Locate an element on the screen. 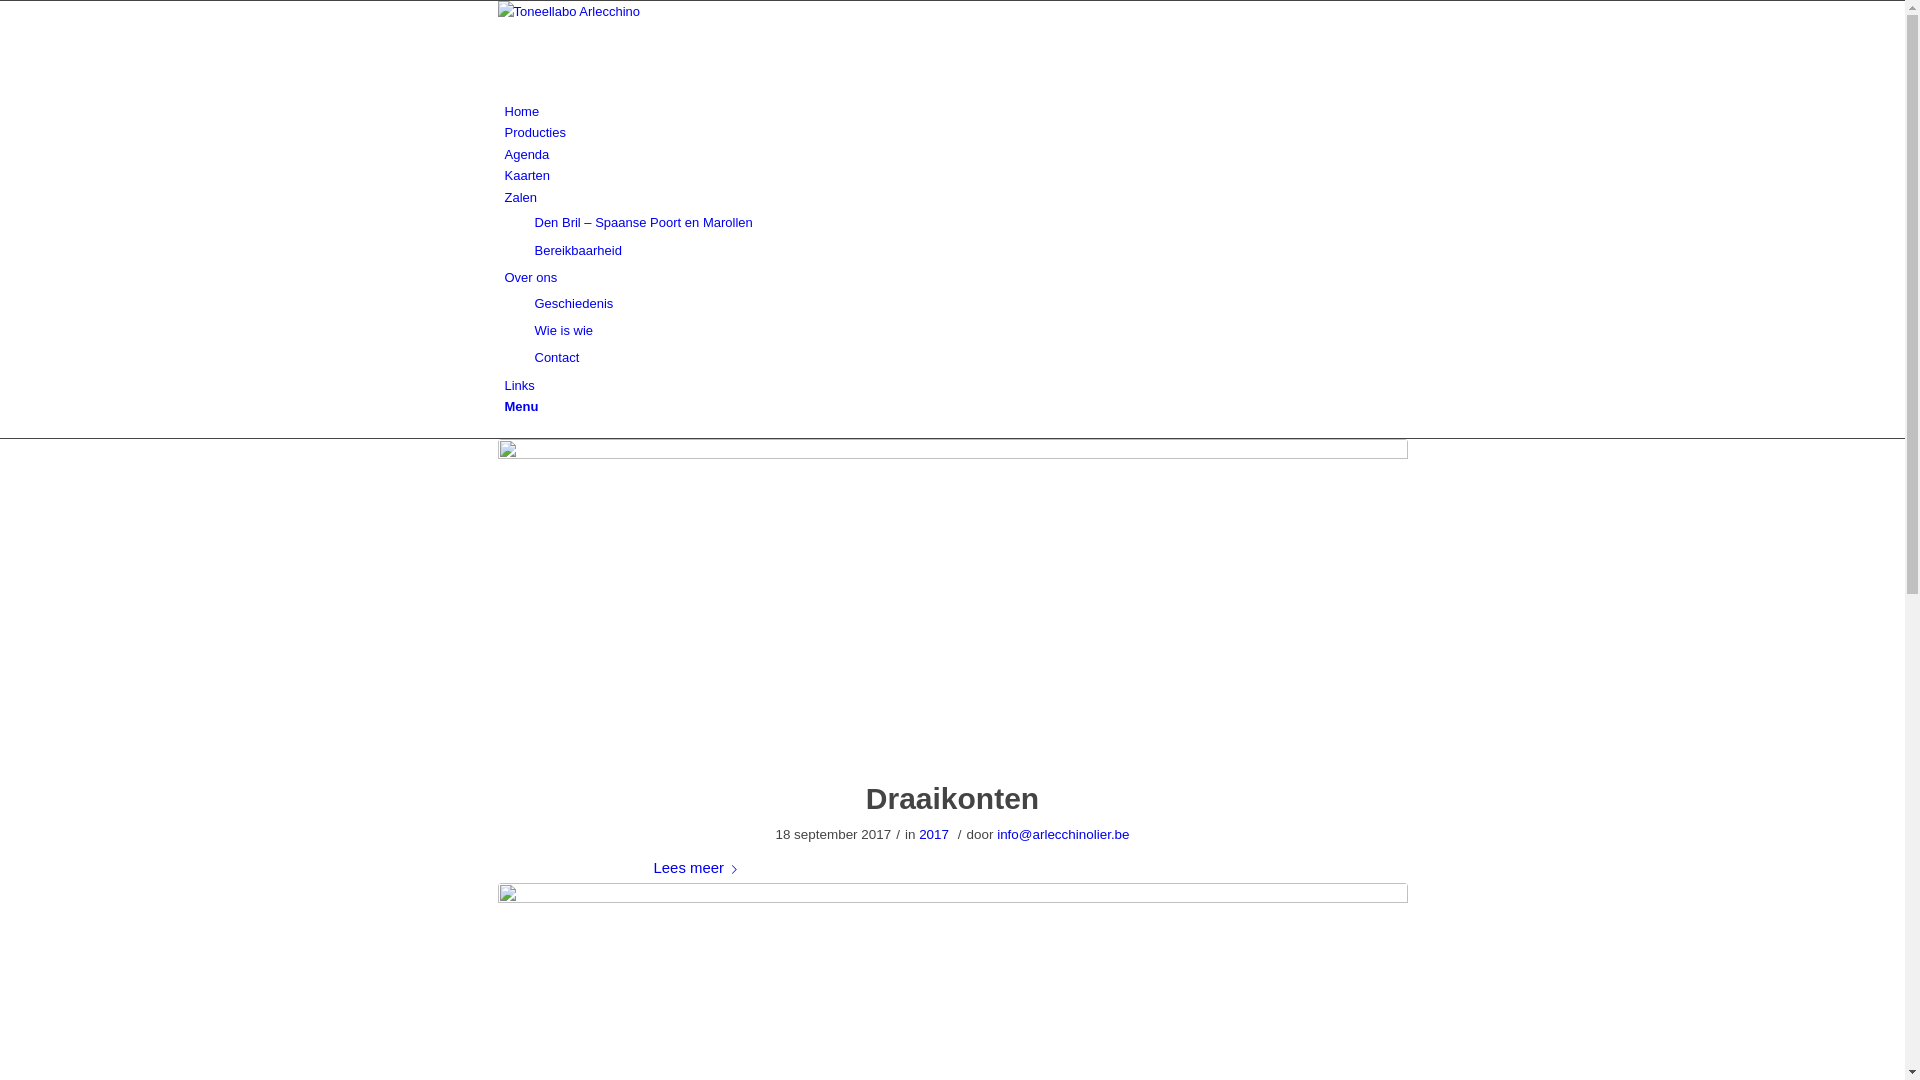 The image size is (1920, 1080). 'Over ons' is located at coordinates (530, 277).